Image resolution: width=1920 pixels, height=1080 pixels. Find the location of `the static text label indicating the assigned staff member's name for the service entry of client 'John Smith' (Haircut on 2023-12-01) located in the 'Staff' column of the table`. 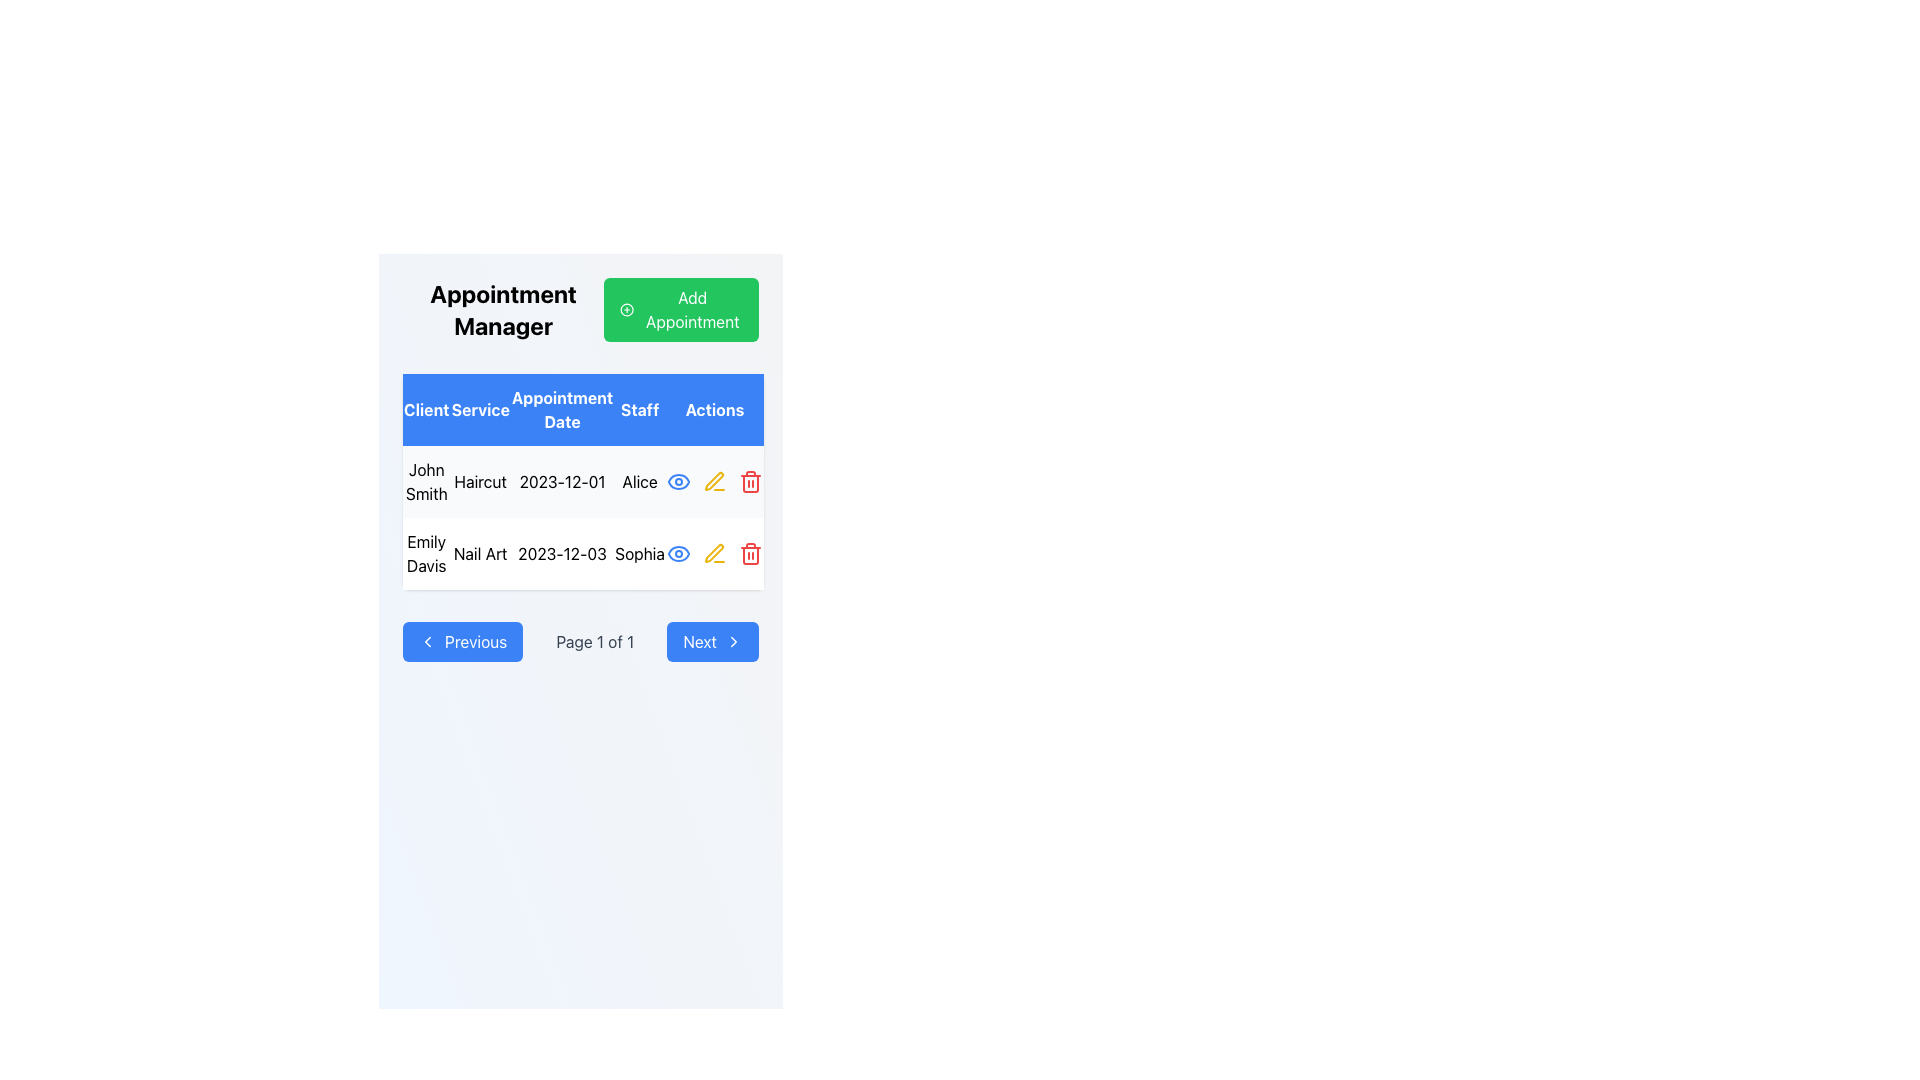

the static text label indicating the assigned staff member's name for the service entry of client 'John Smith' (Haircut on 2023-12-01) located in the 'Staff' column of the table is located at coordinates (640, 482).